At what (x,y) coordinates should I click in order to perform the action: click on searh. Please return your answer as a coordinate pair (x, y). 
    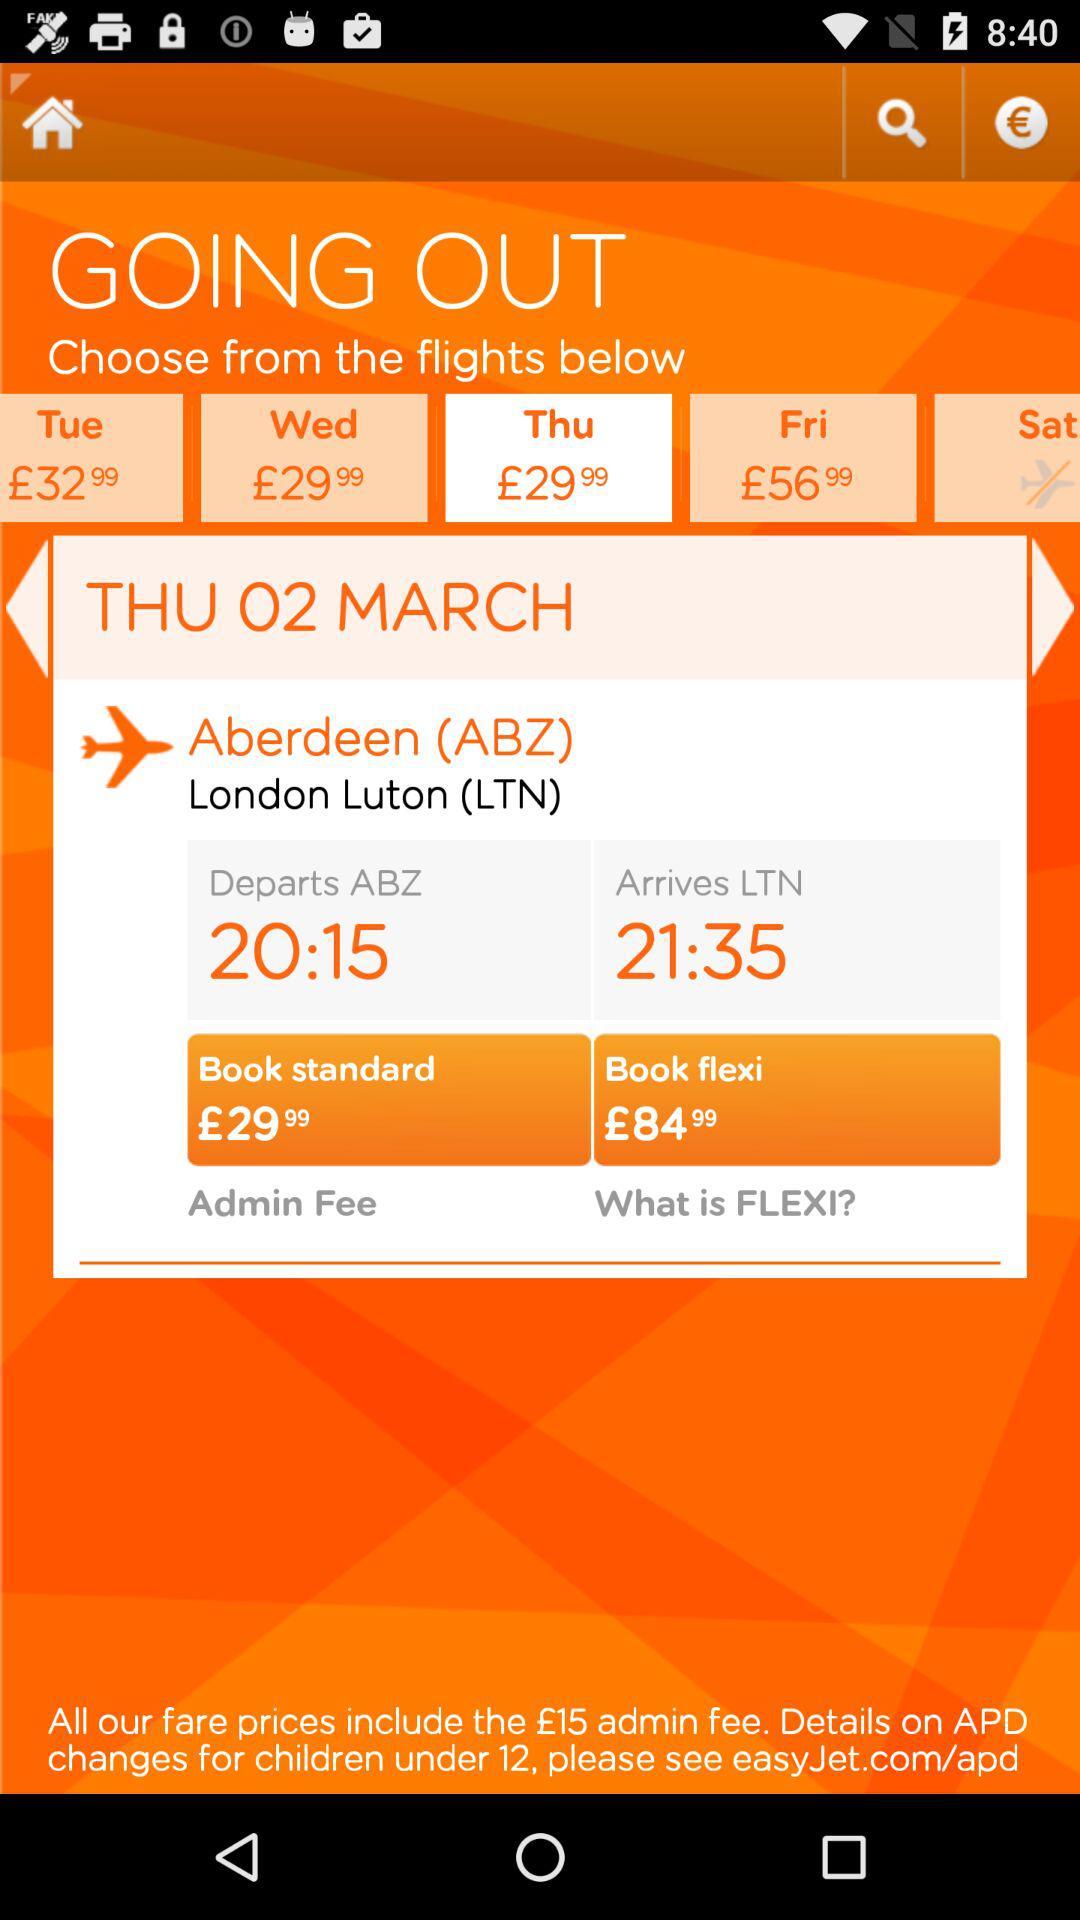
    Looking at the image, I should click on (901, 121).